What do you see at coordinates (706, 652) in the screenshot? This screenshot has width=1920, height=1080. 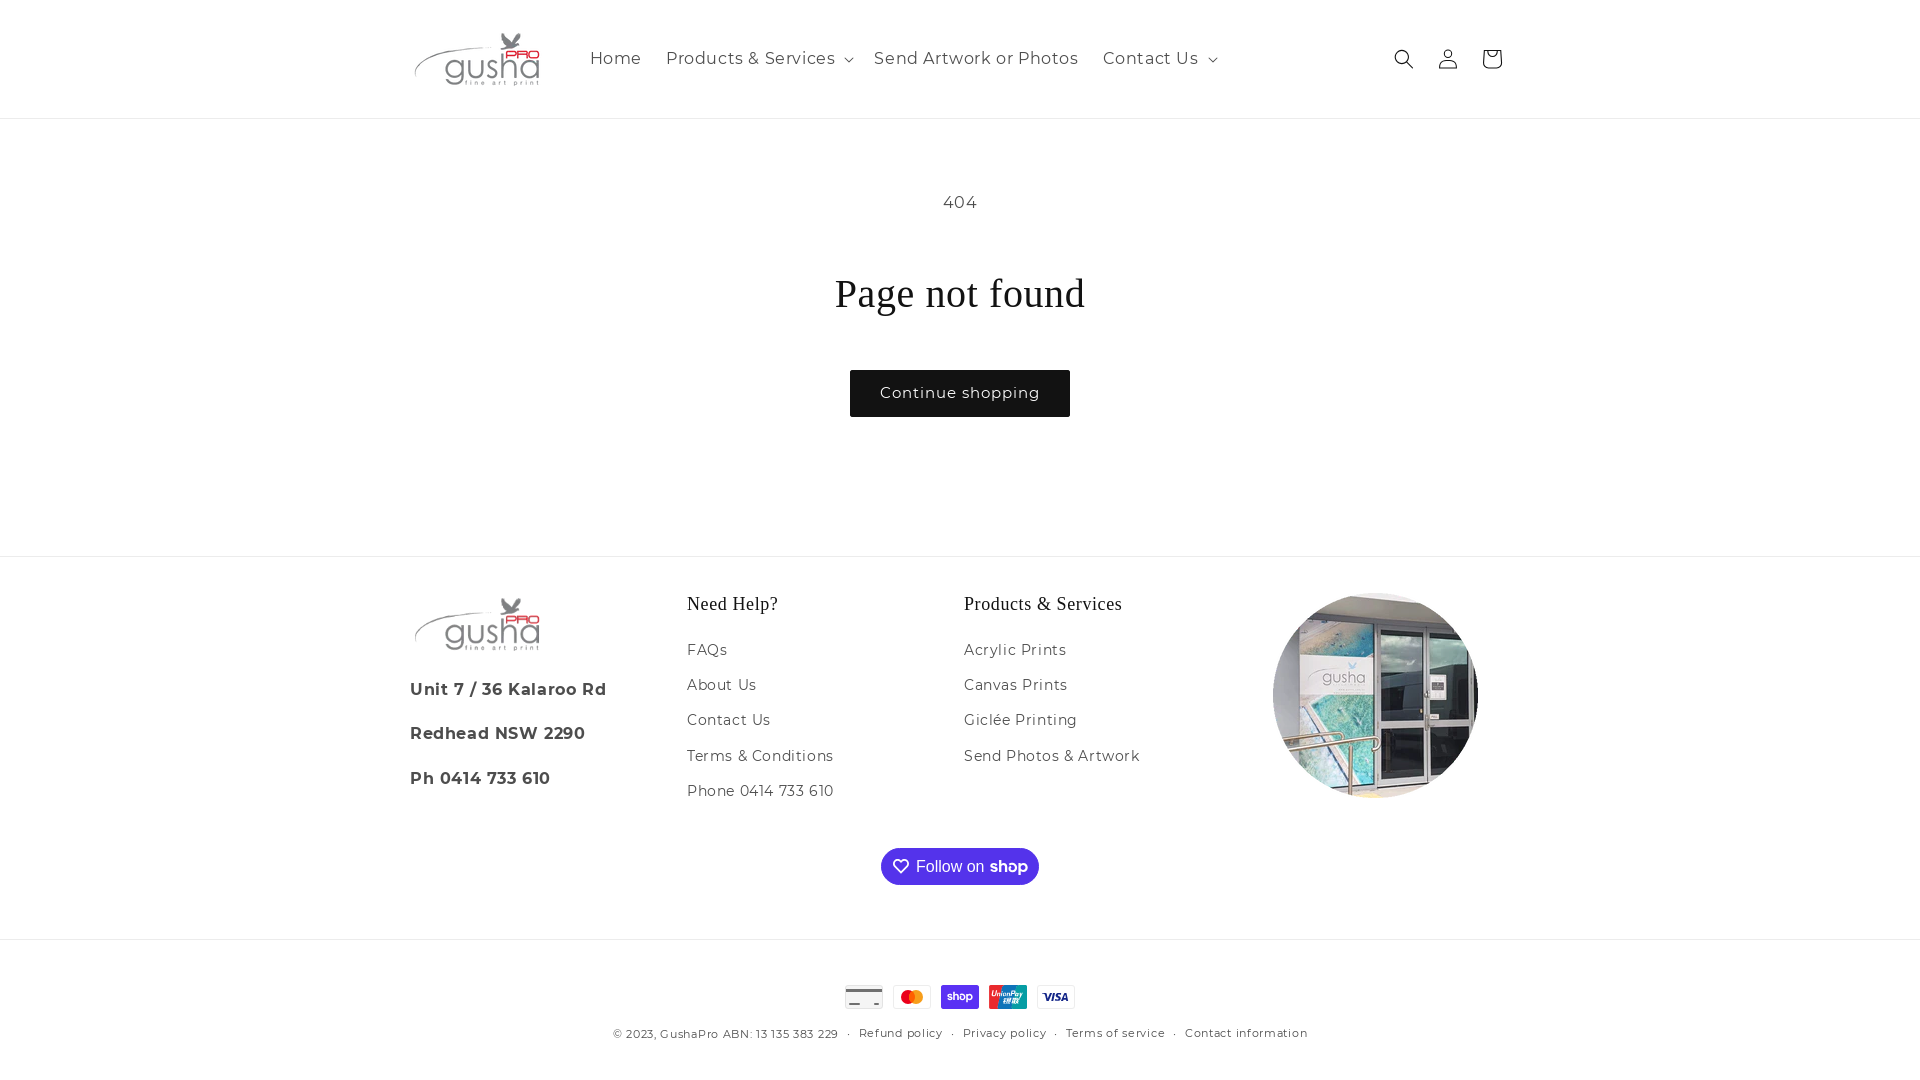 I see `'FAQs'` at bounding box center [706, 652].